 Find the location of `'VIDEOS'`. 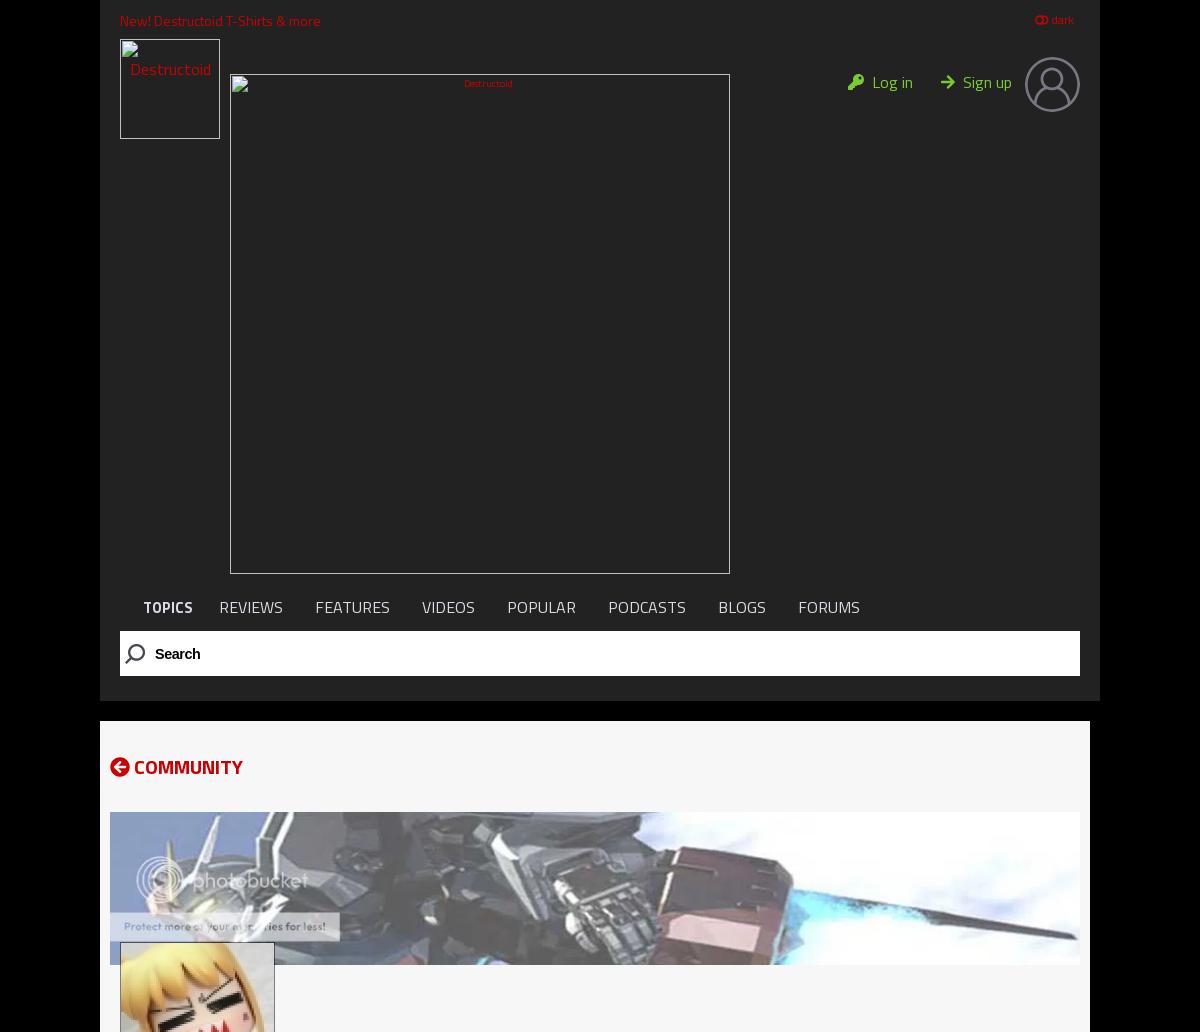

'VIDEOS' is located at coordinates (448, 607).